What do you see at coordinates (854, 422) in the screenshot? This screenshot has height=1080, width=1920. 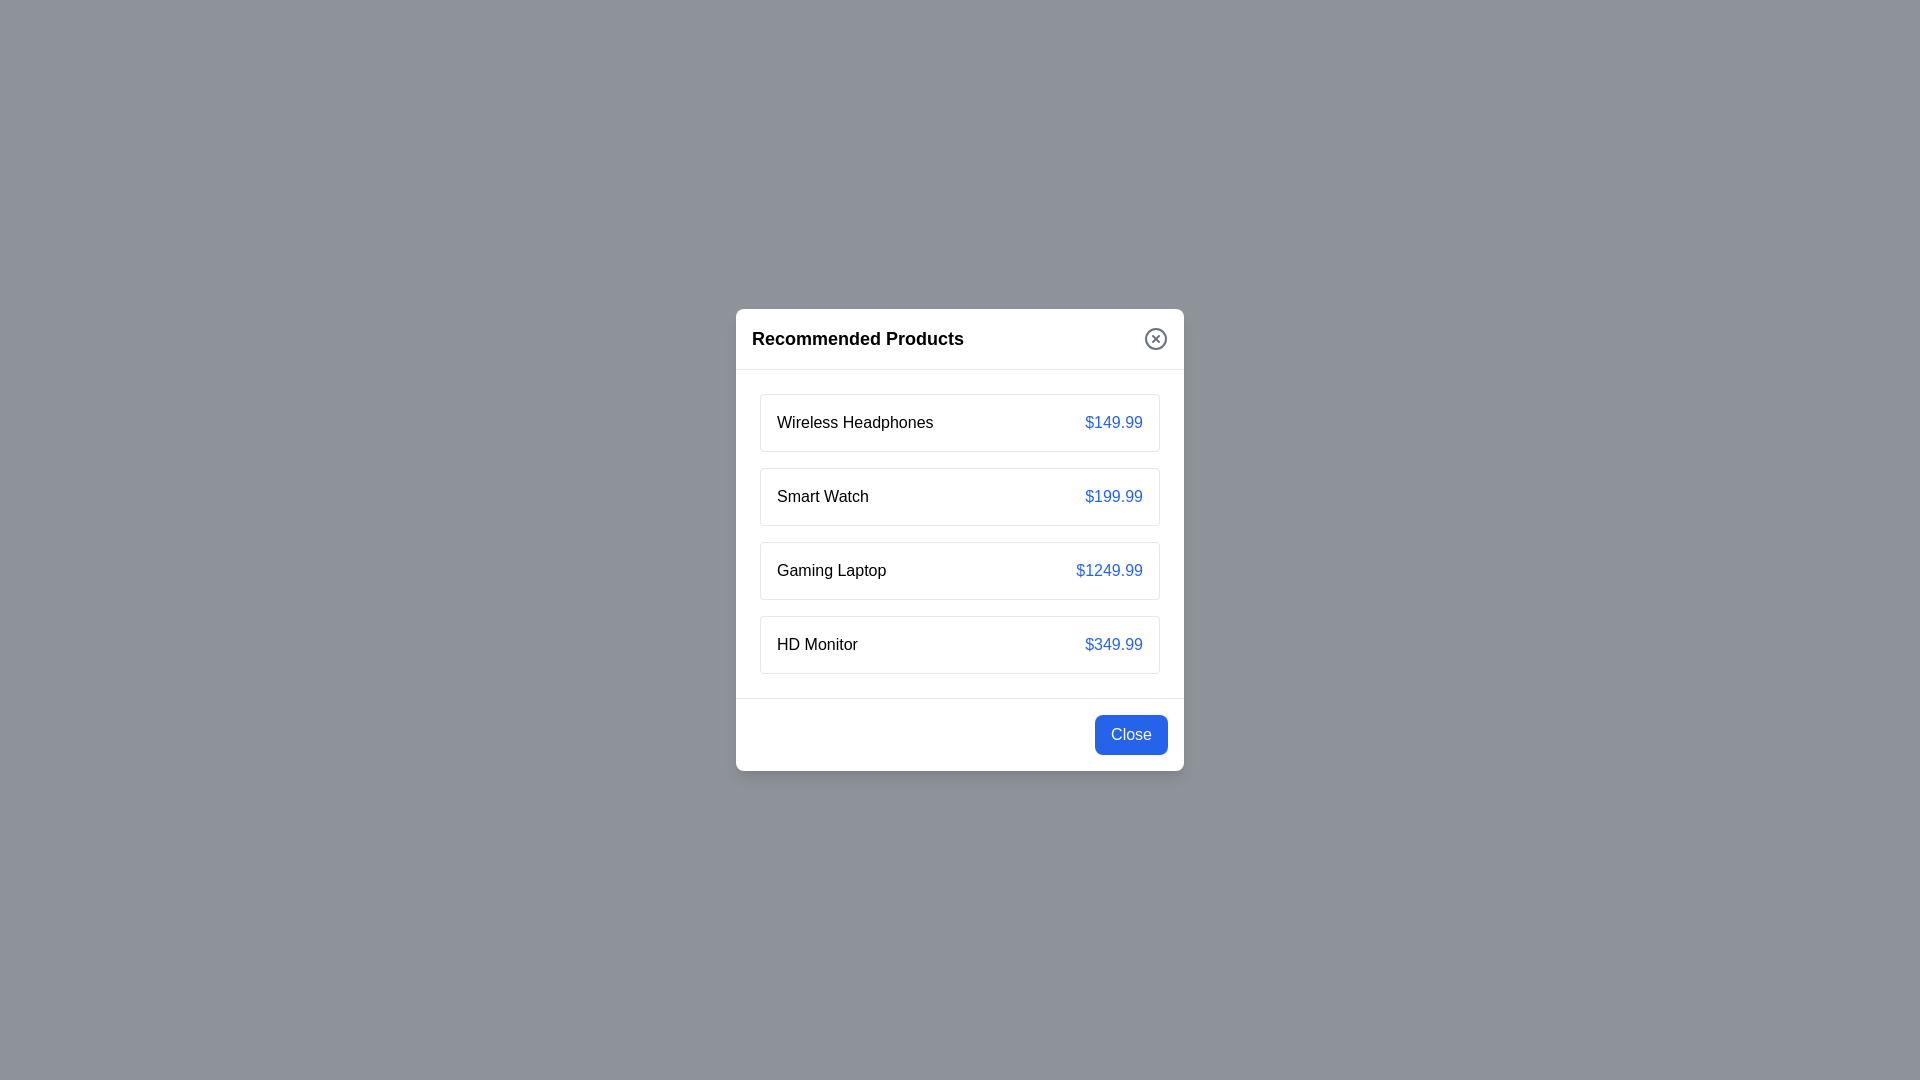 I see `the product Wireless Headphones to view its details` at bounding box center [854, 422].